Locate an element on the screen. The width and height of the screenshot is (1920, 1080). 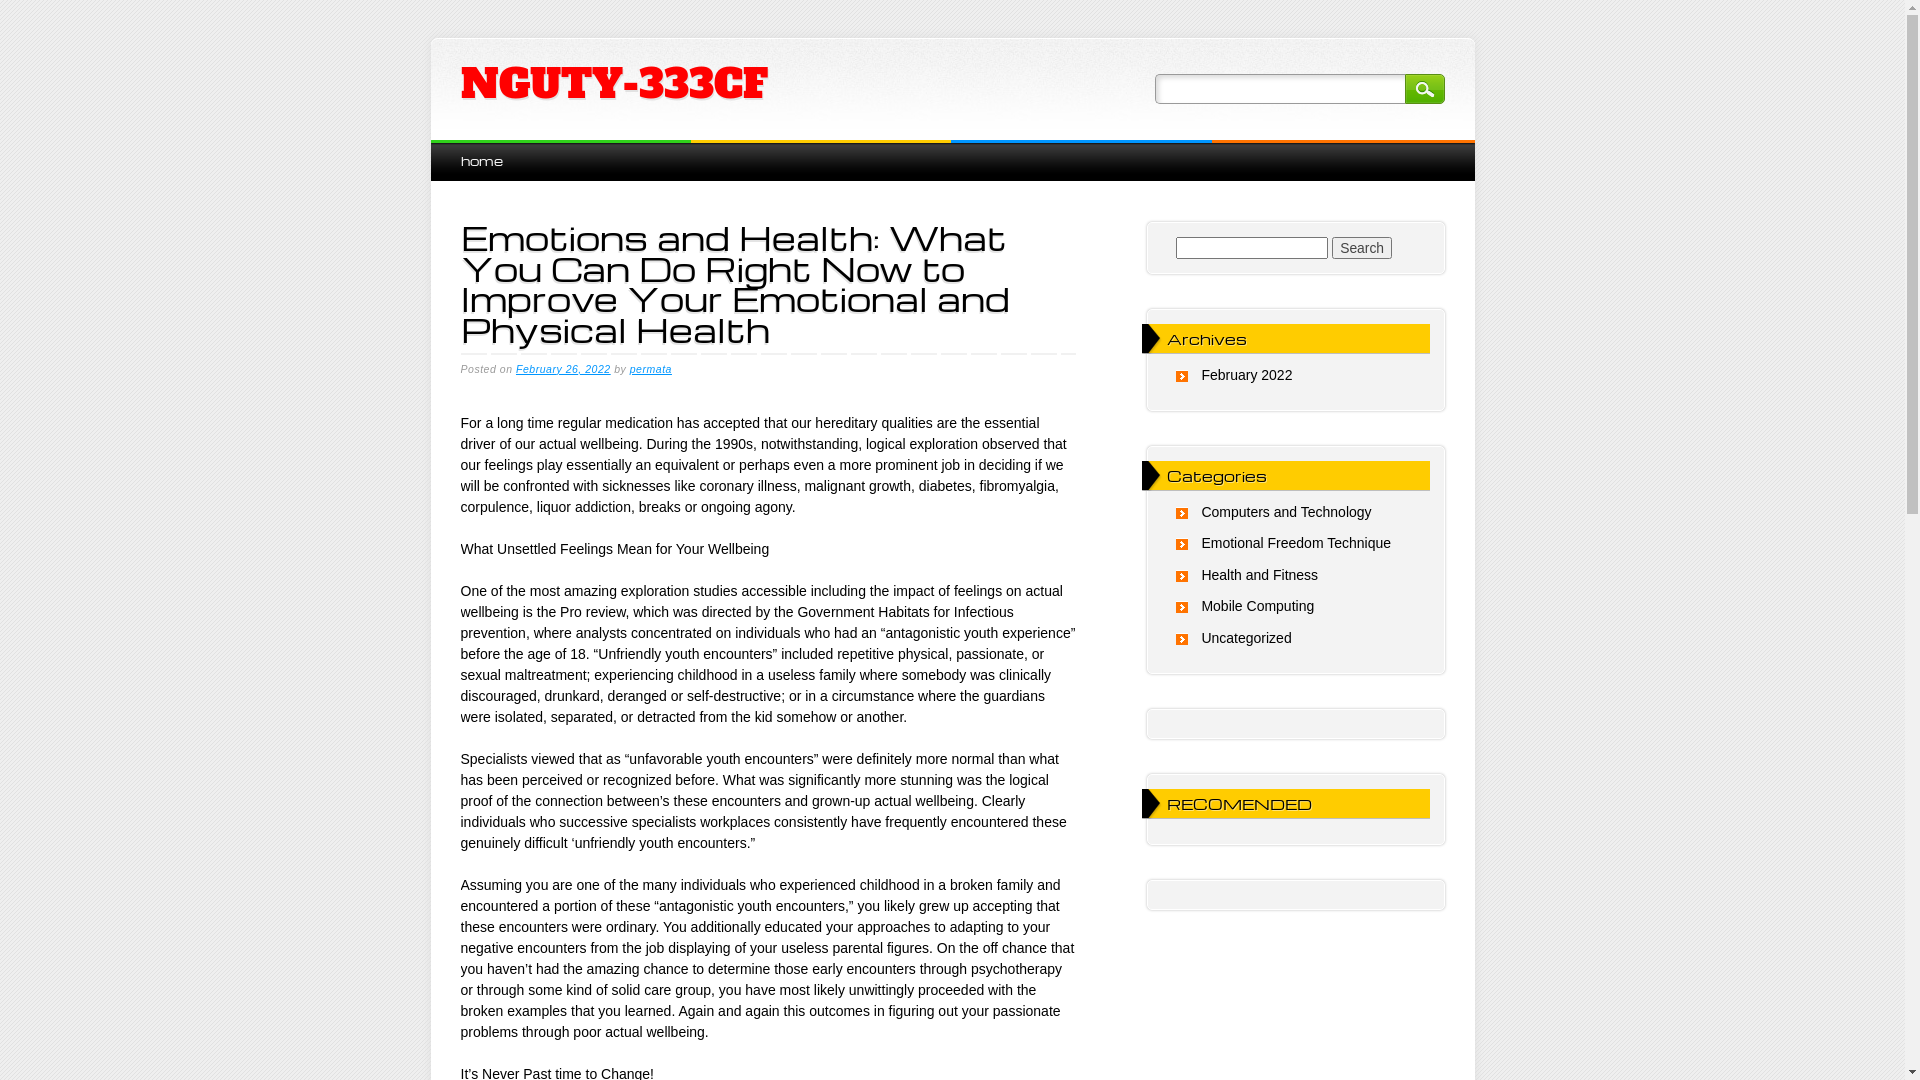
'Search' is located at coordinates (1423, 87).